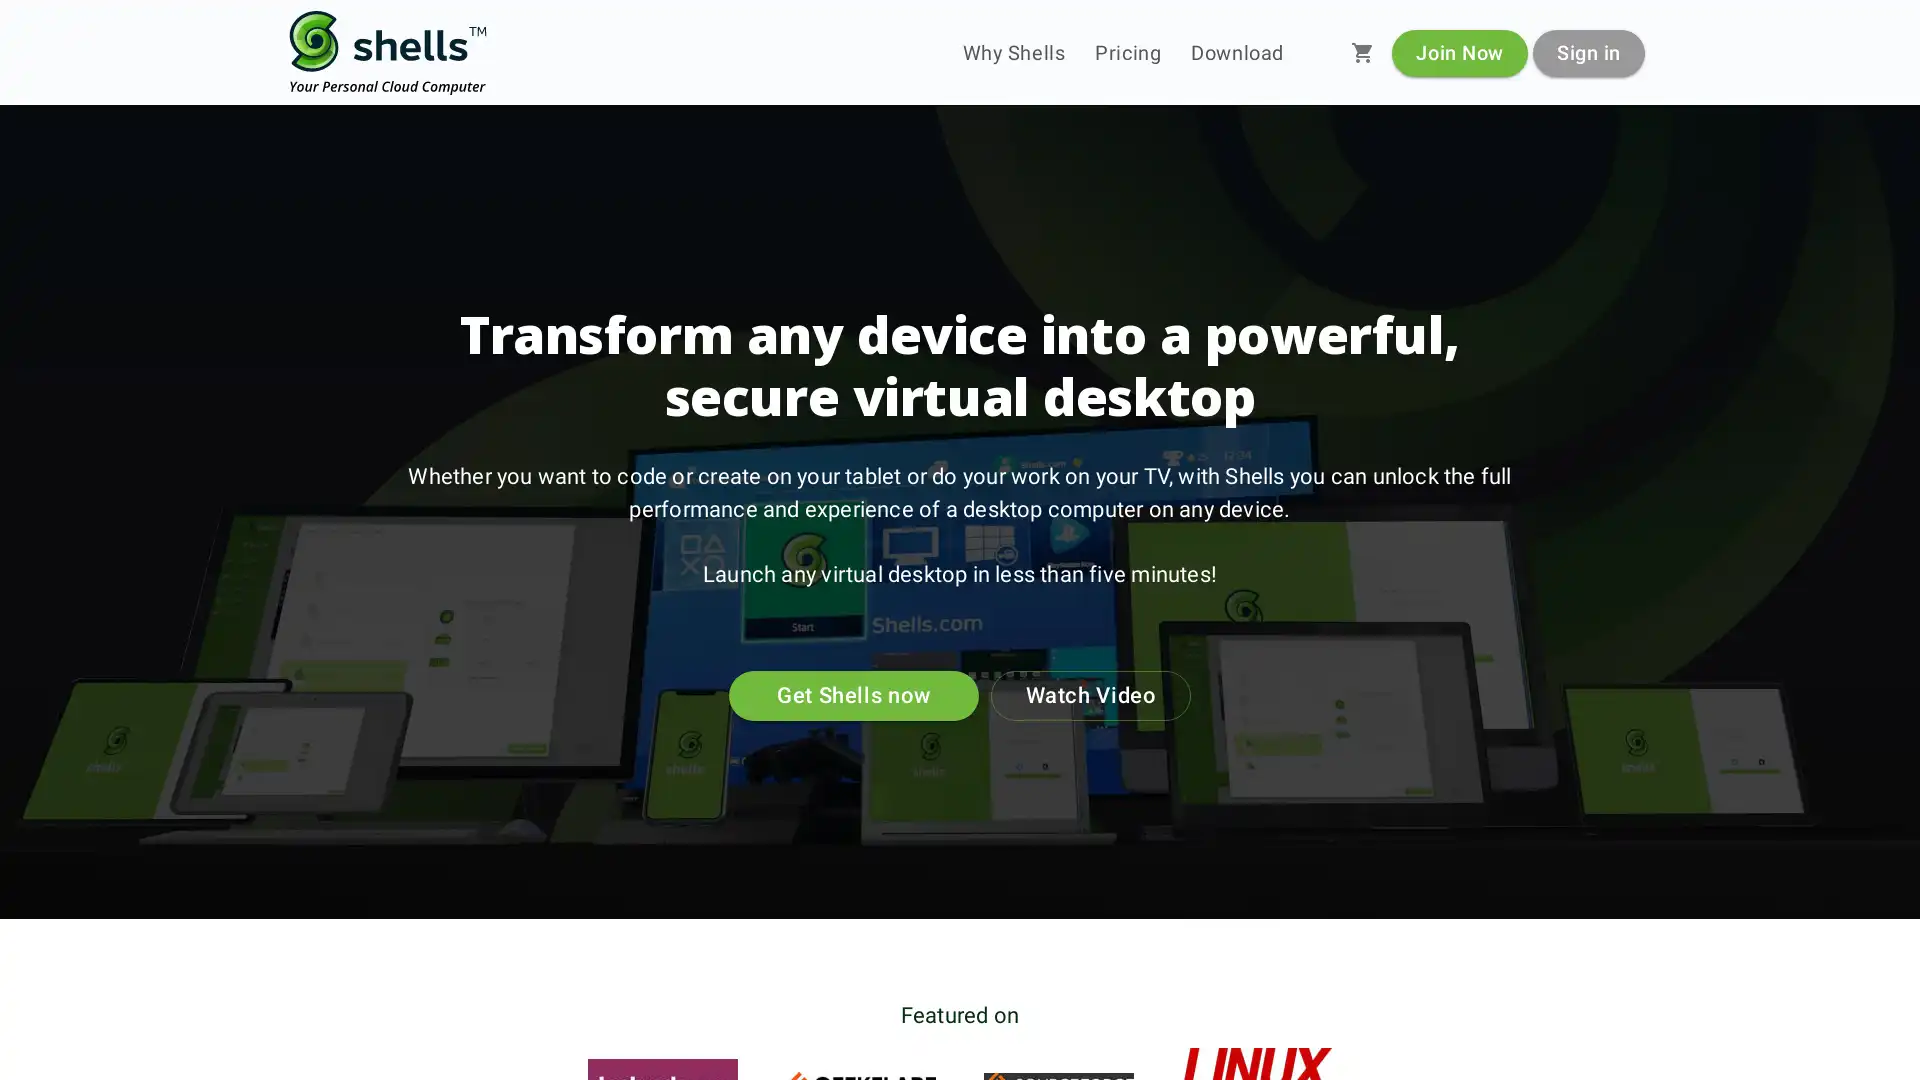 The width and height of the screenshot is (1920, 1080). I want to click on Watch Video, so click(1089, 694).